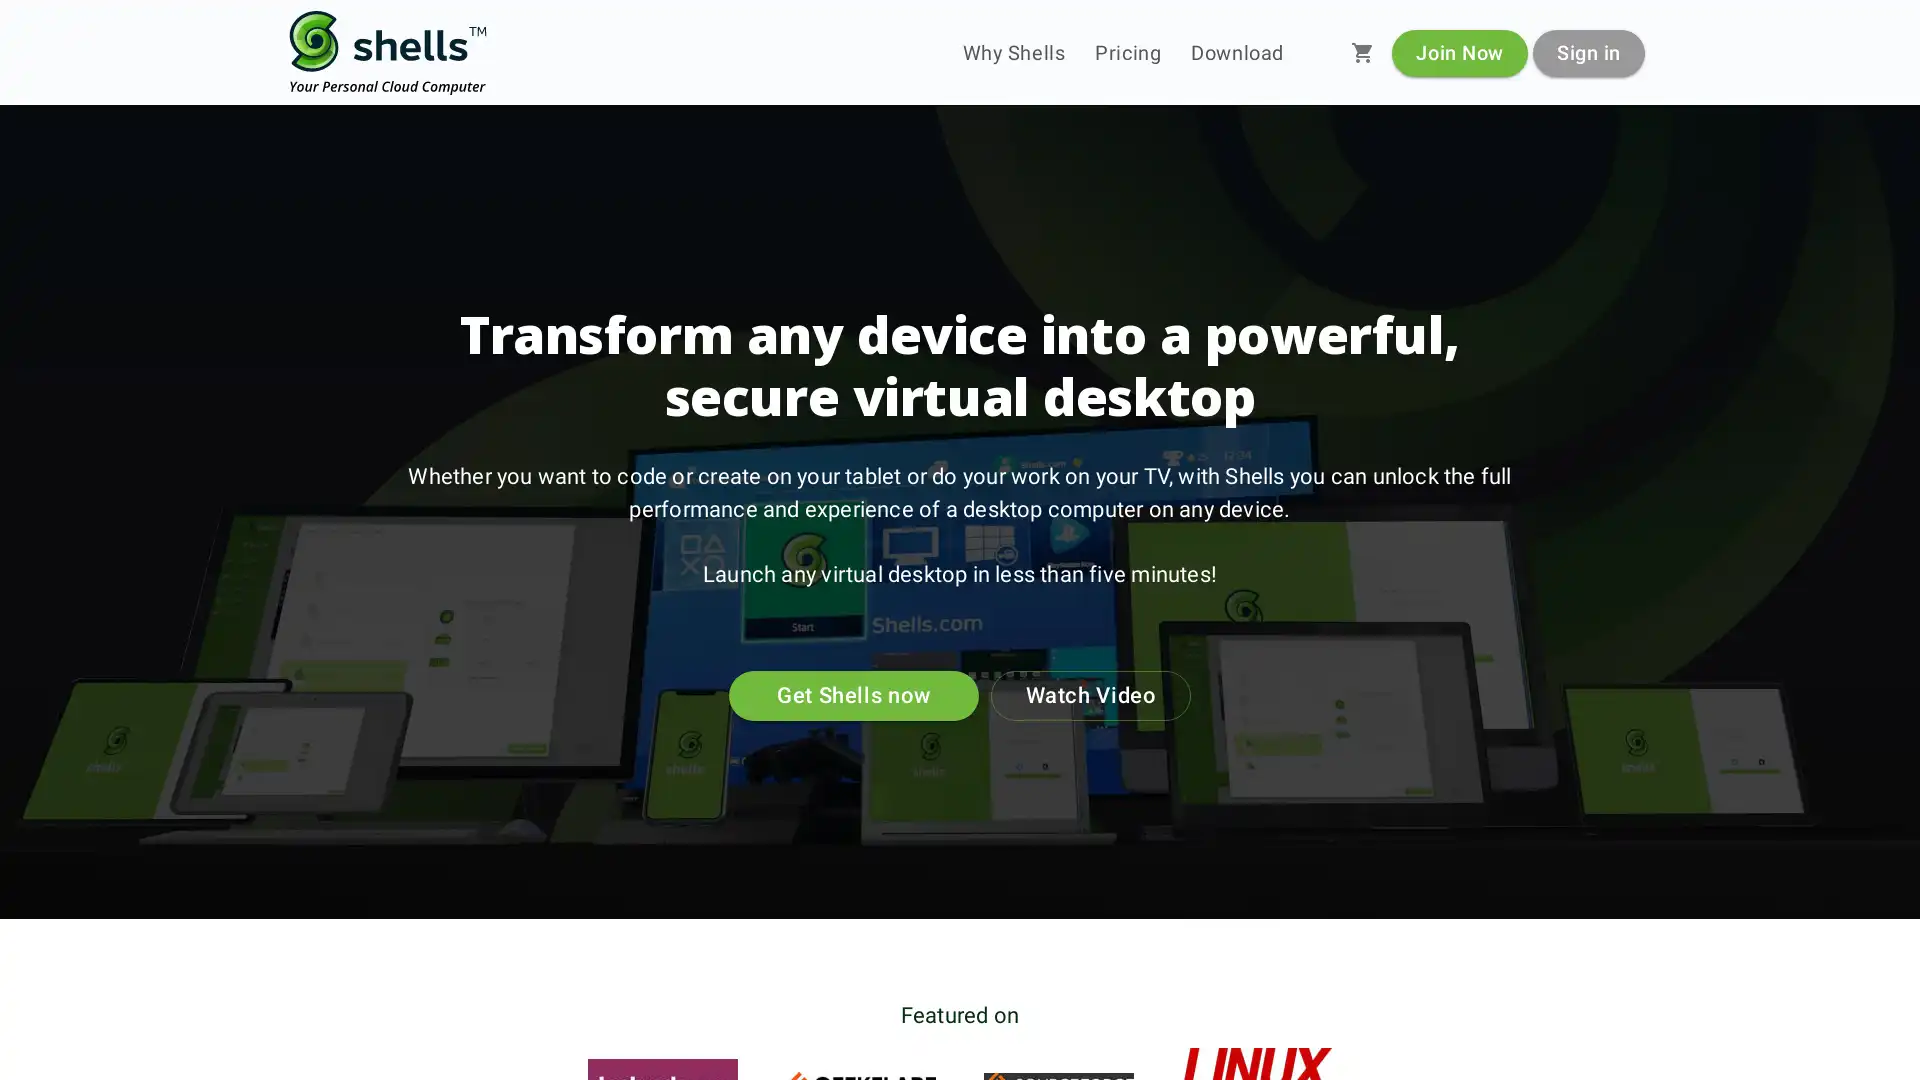 The width and height of the screenshot is (1920, 1080). I want to click on Watch Video, so click(1089, 694).